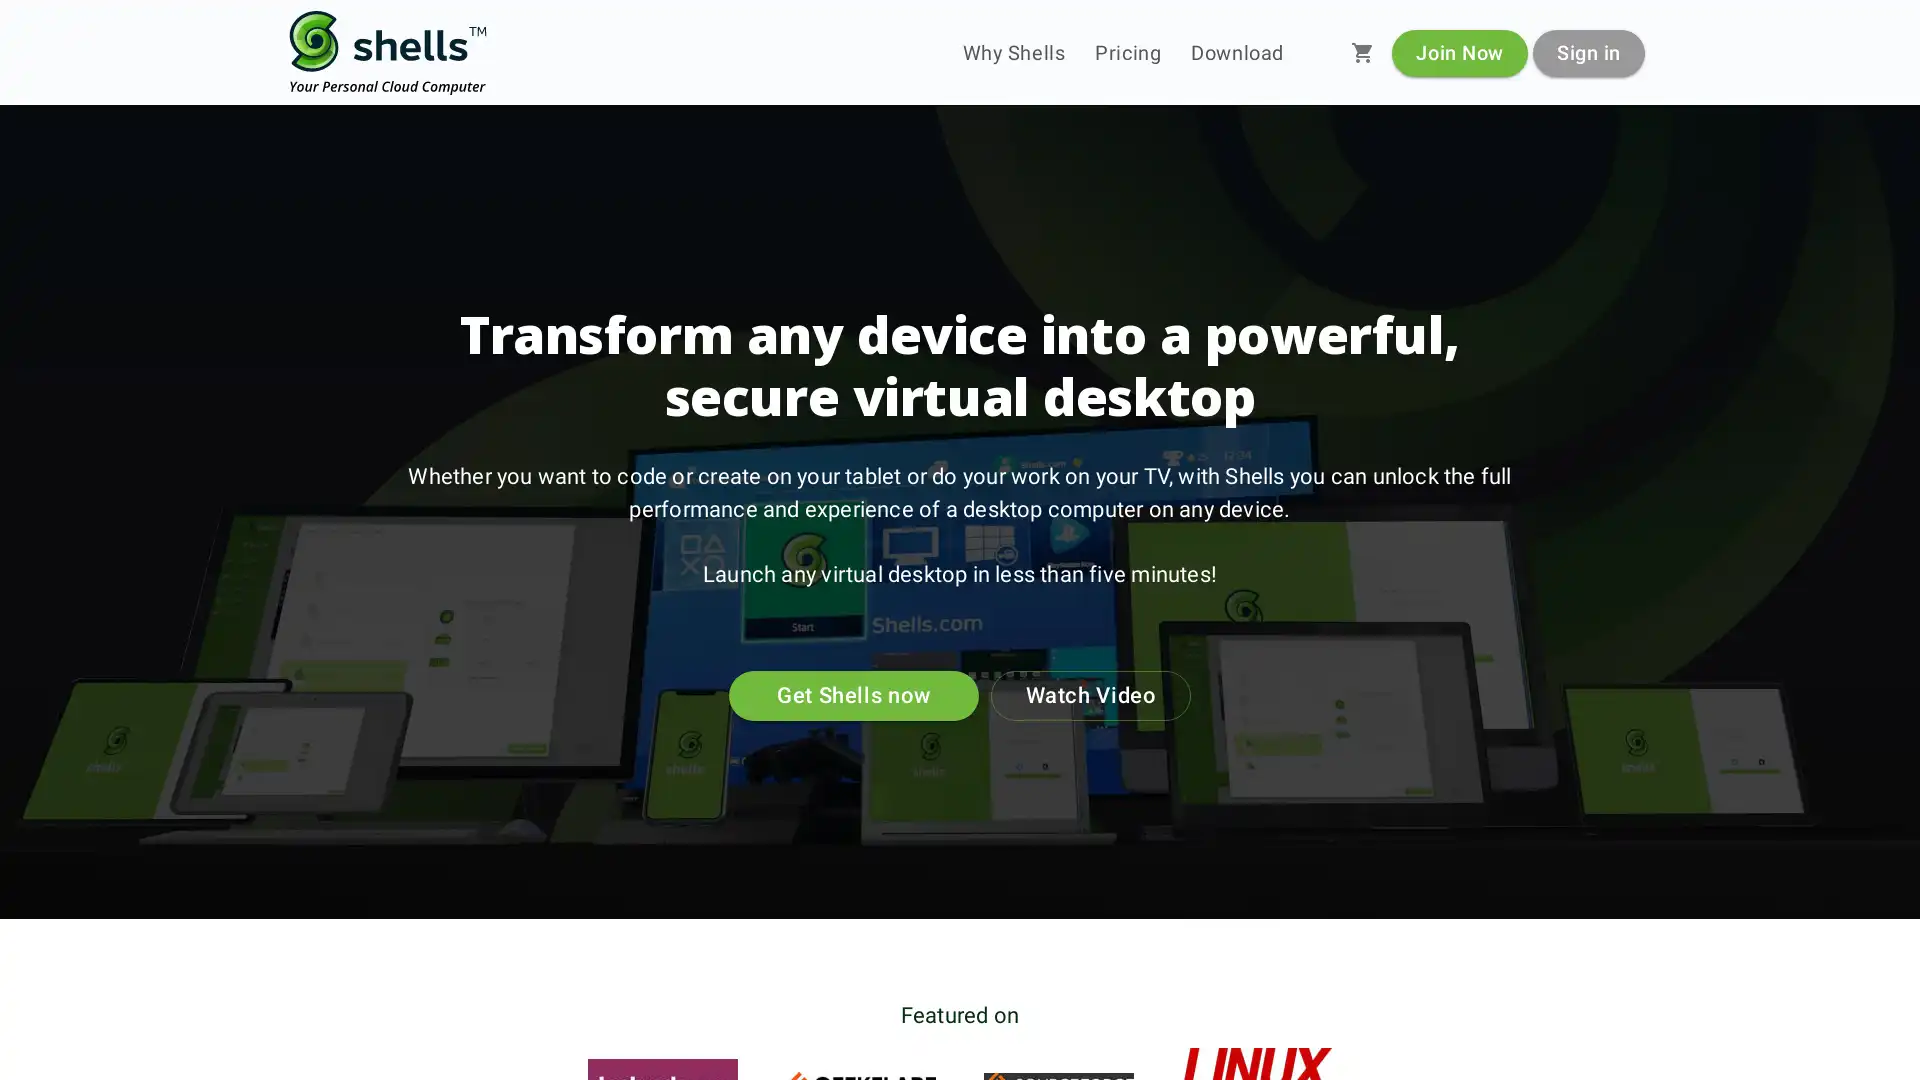 The width and height of the screenshot is (1920, 1080). I want to click on Watch Video, so click(1089, 694).